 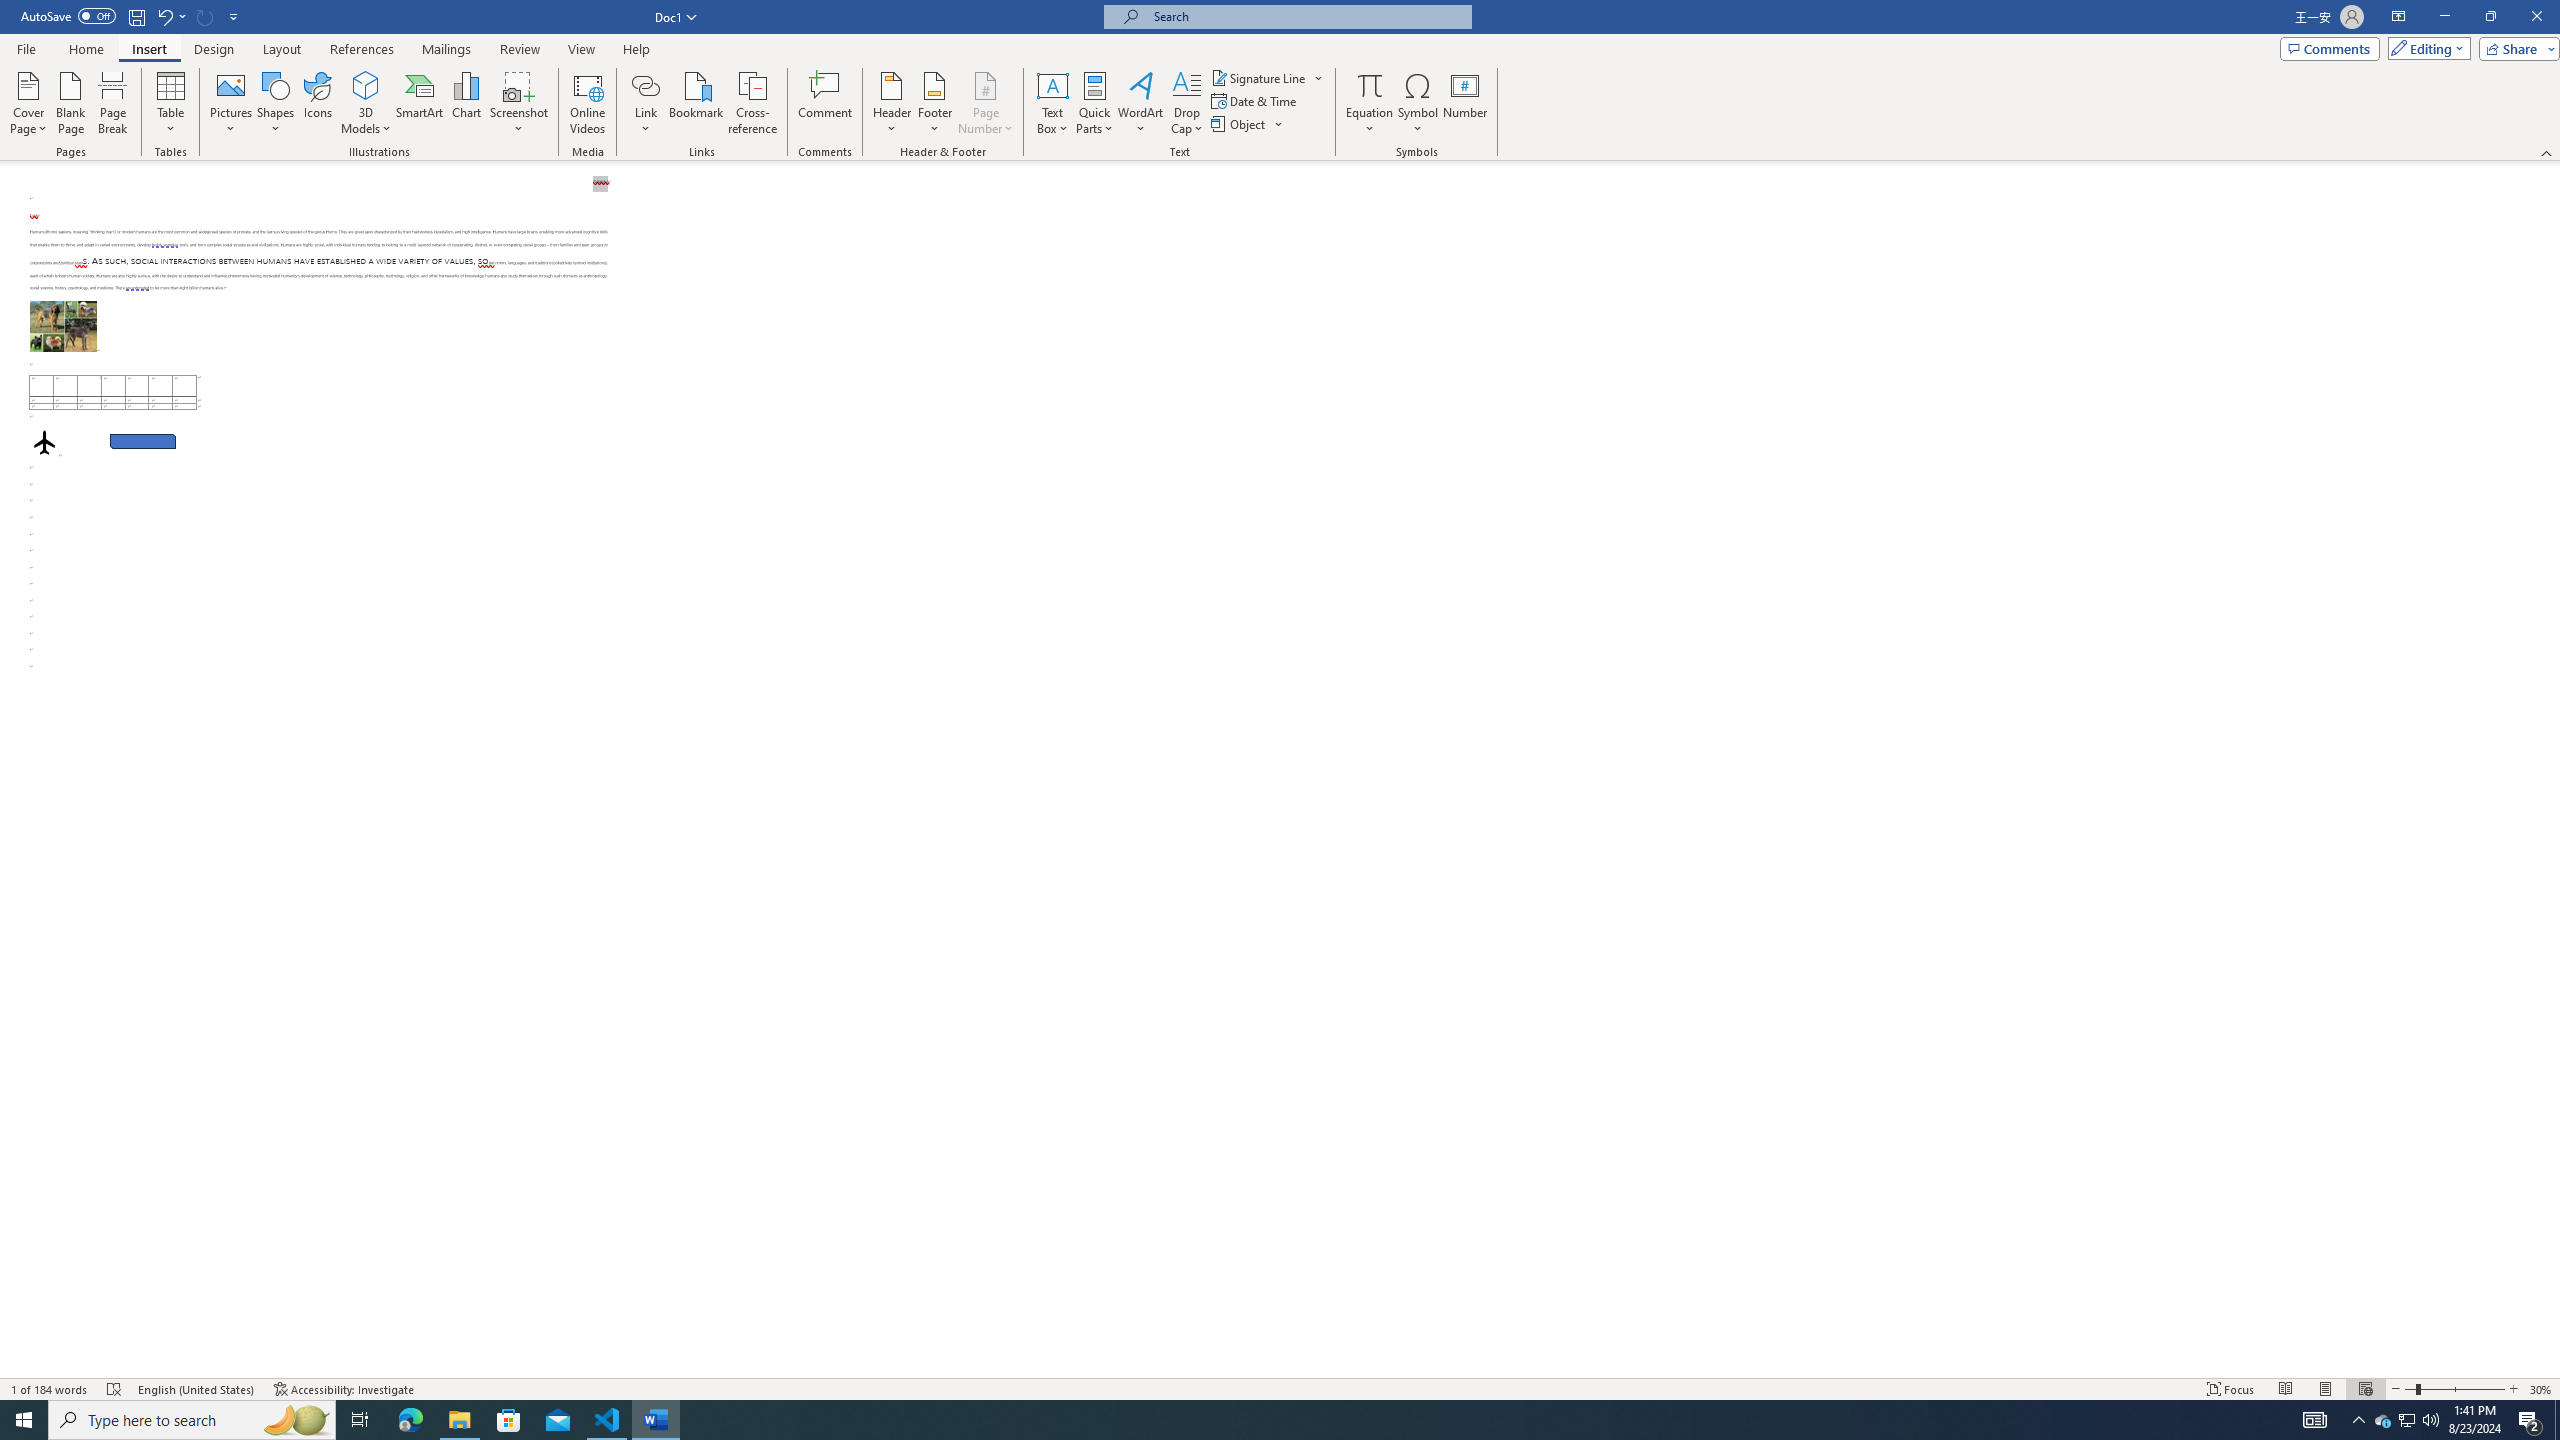 What do you see at coordinates (2535, 16) in the screenshot?
I see `'Close'` at bounding box center [2535, 16].